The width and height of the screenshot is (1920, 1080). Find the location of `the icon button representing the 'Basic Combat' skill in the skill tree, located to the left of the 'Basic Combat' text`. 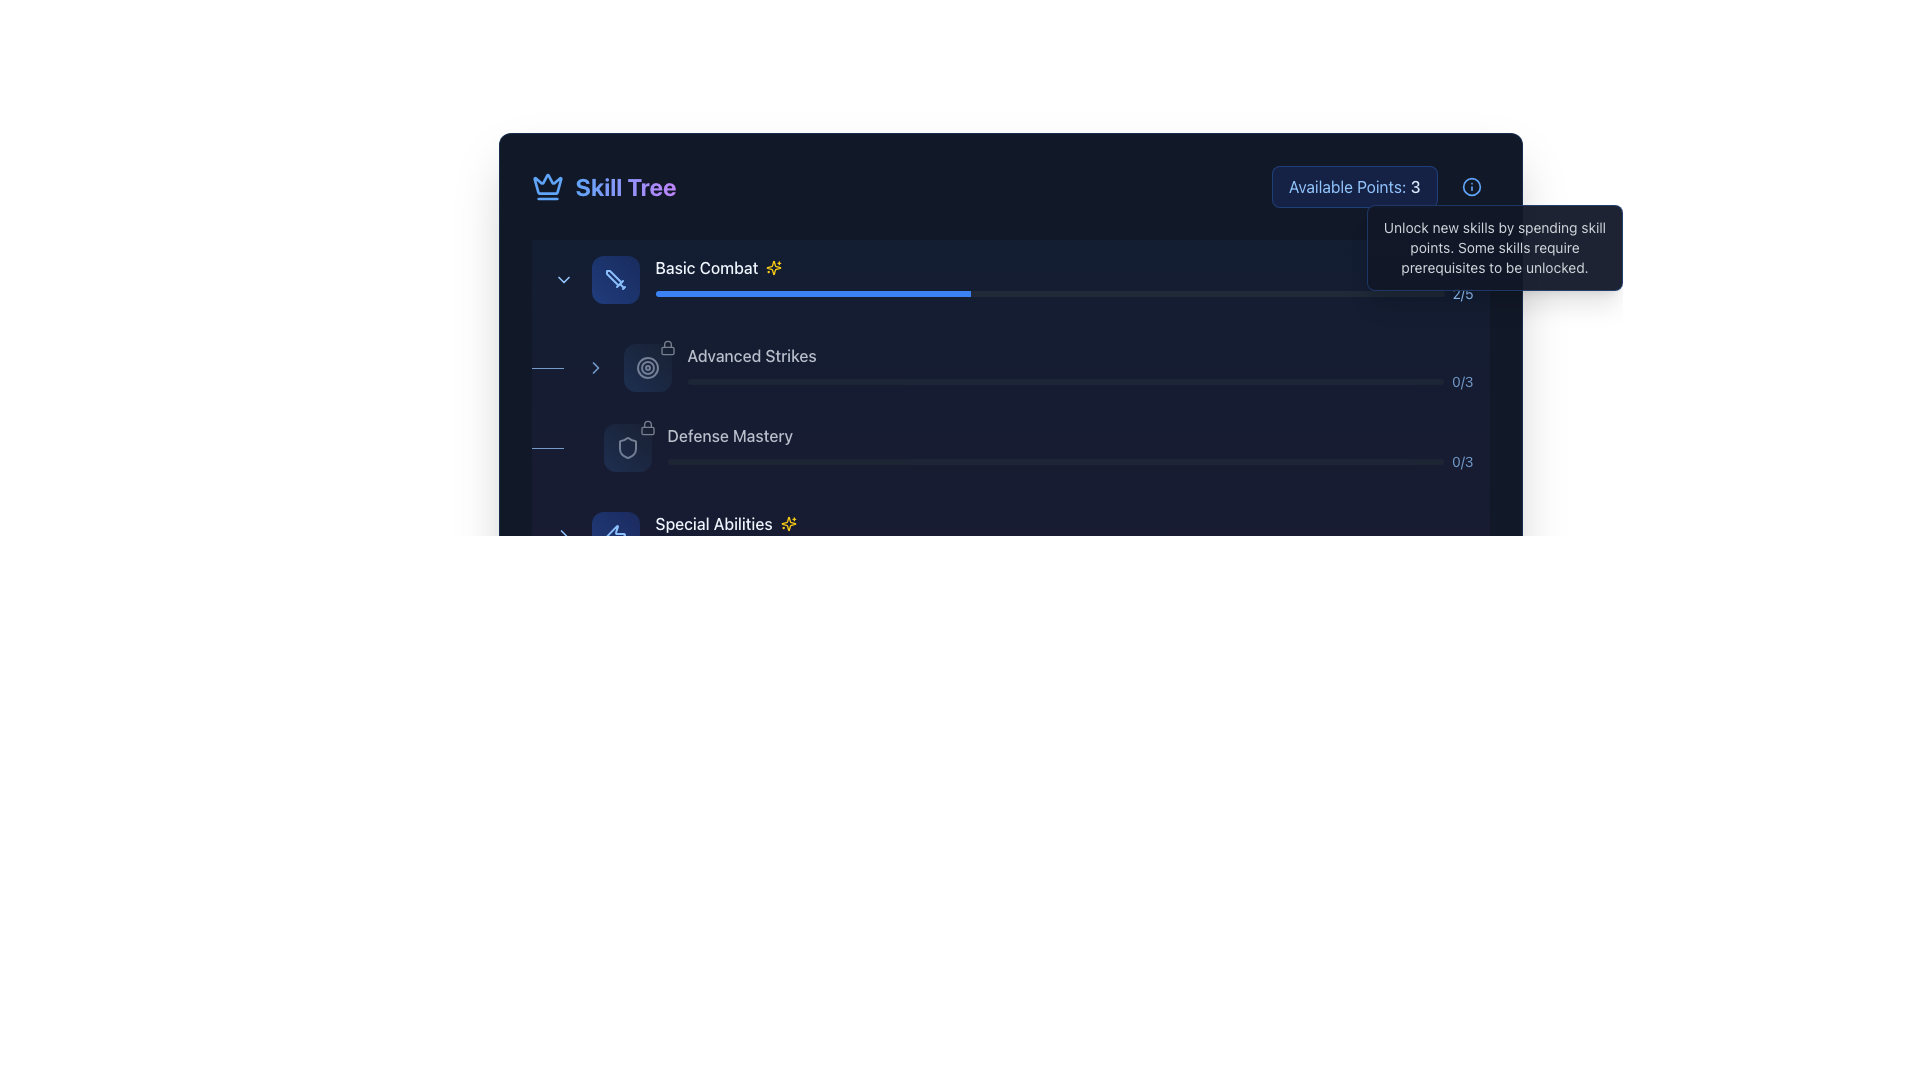

the icon button representing the 'Basic Combat' skill in the skill tree, located to the left of the 'Basic Combat' text is located at coordinates (614, 280).